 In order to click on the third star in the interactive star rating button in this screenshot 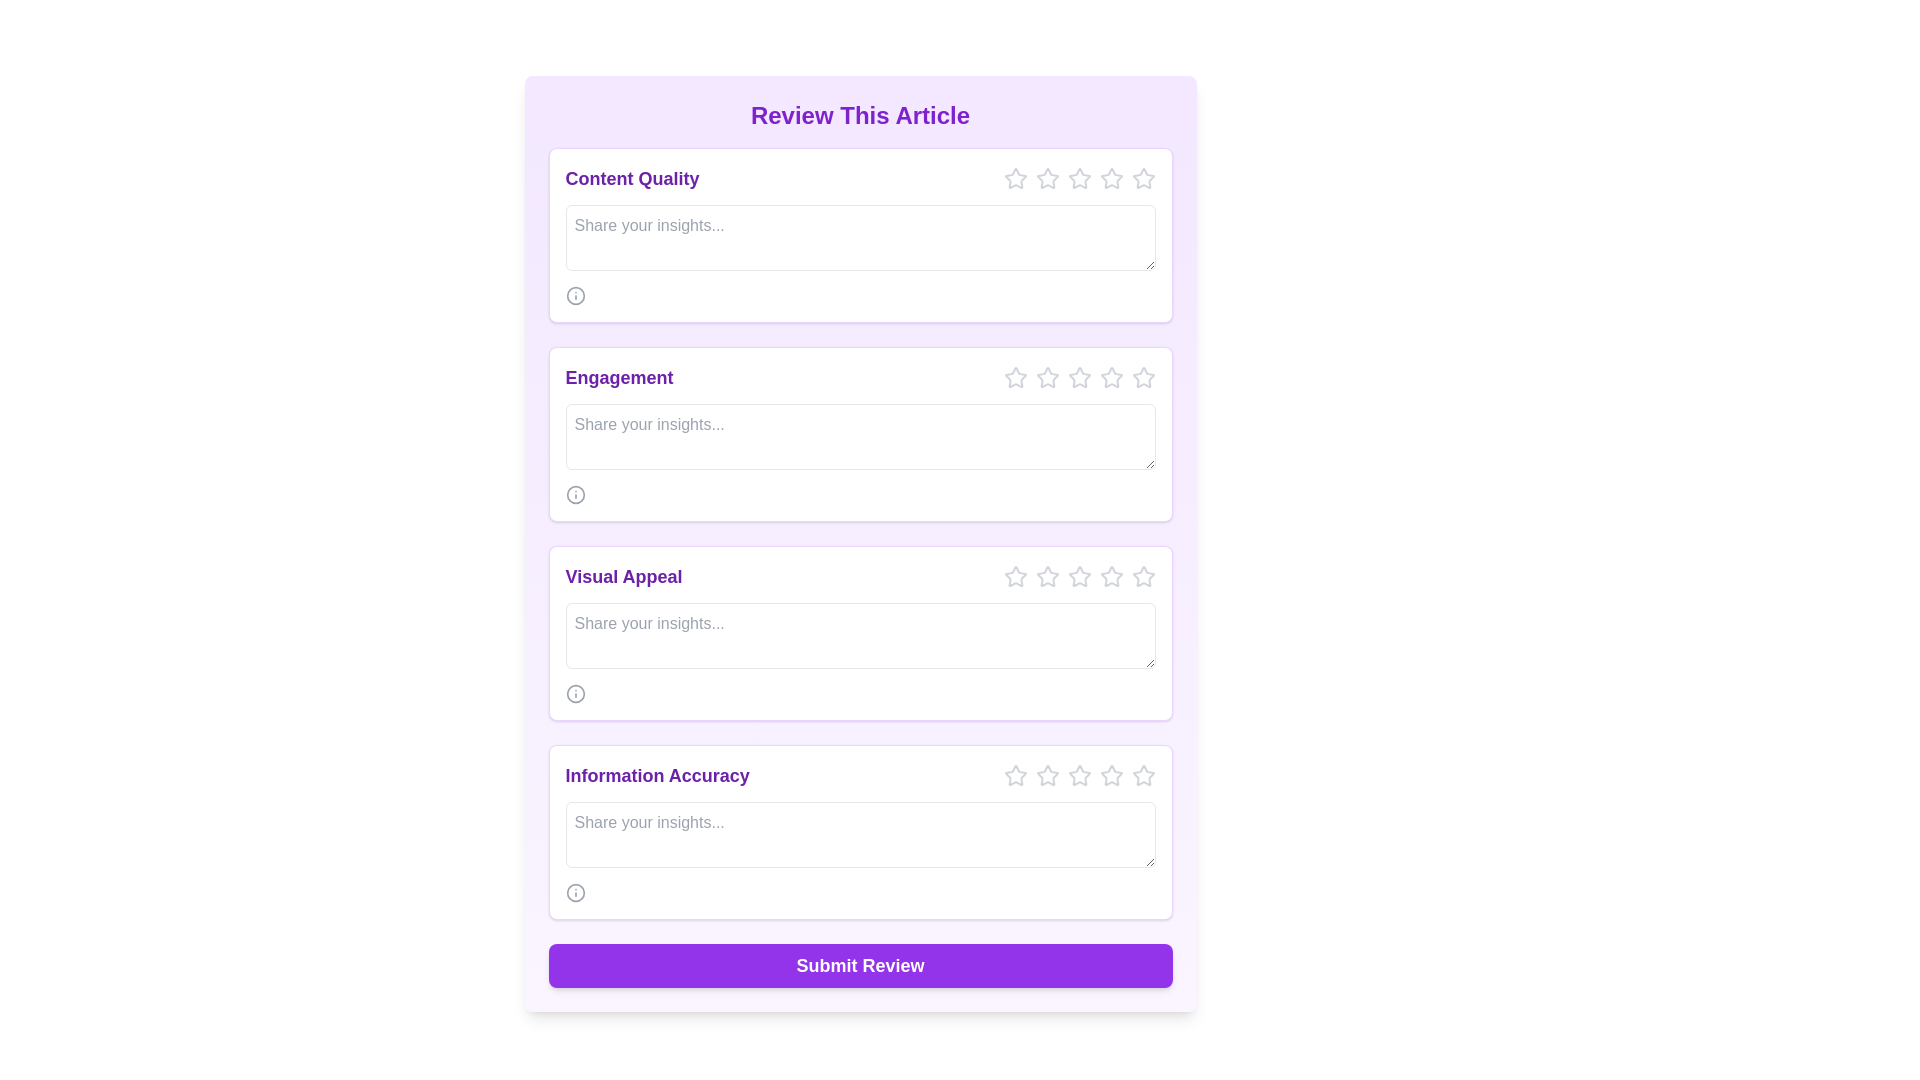, I will do `click(1046, 576)`.